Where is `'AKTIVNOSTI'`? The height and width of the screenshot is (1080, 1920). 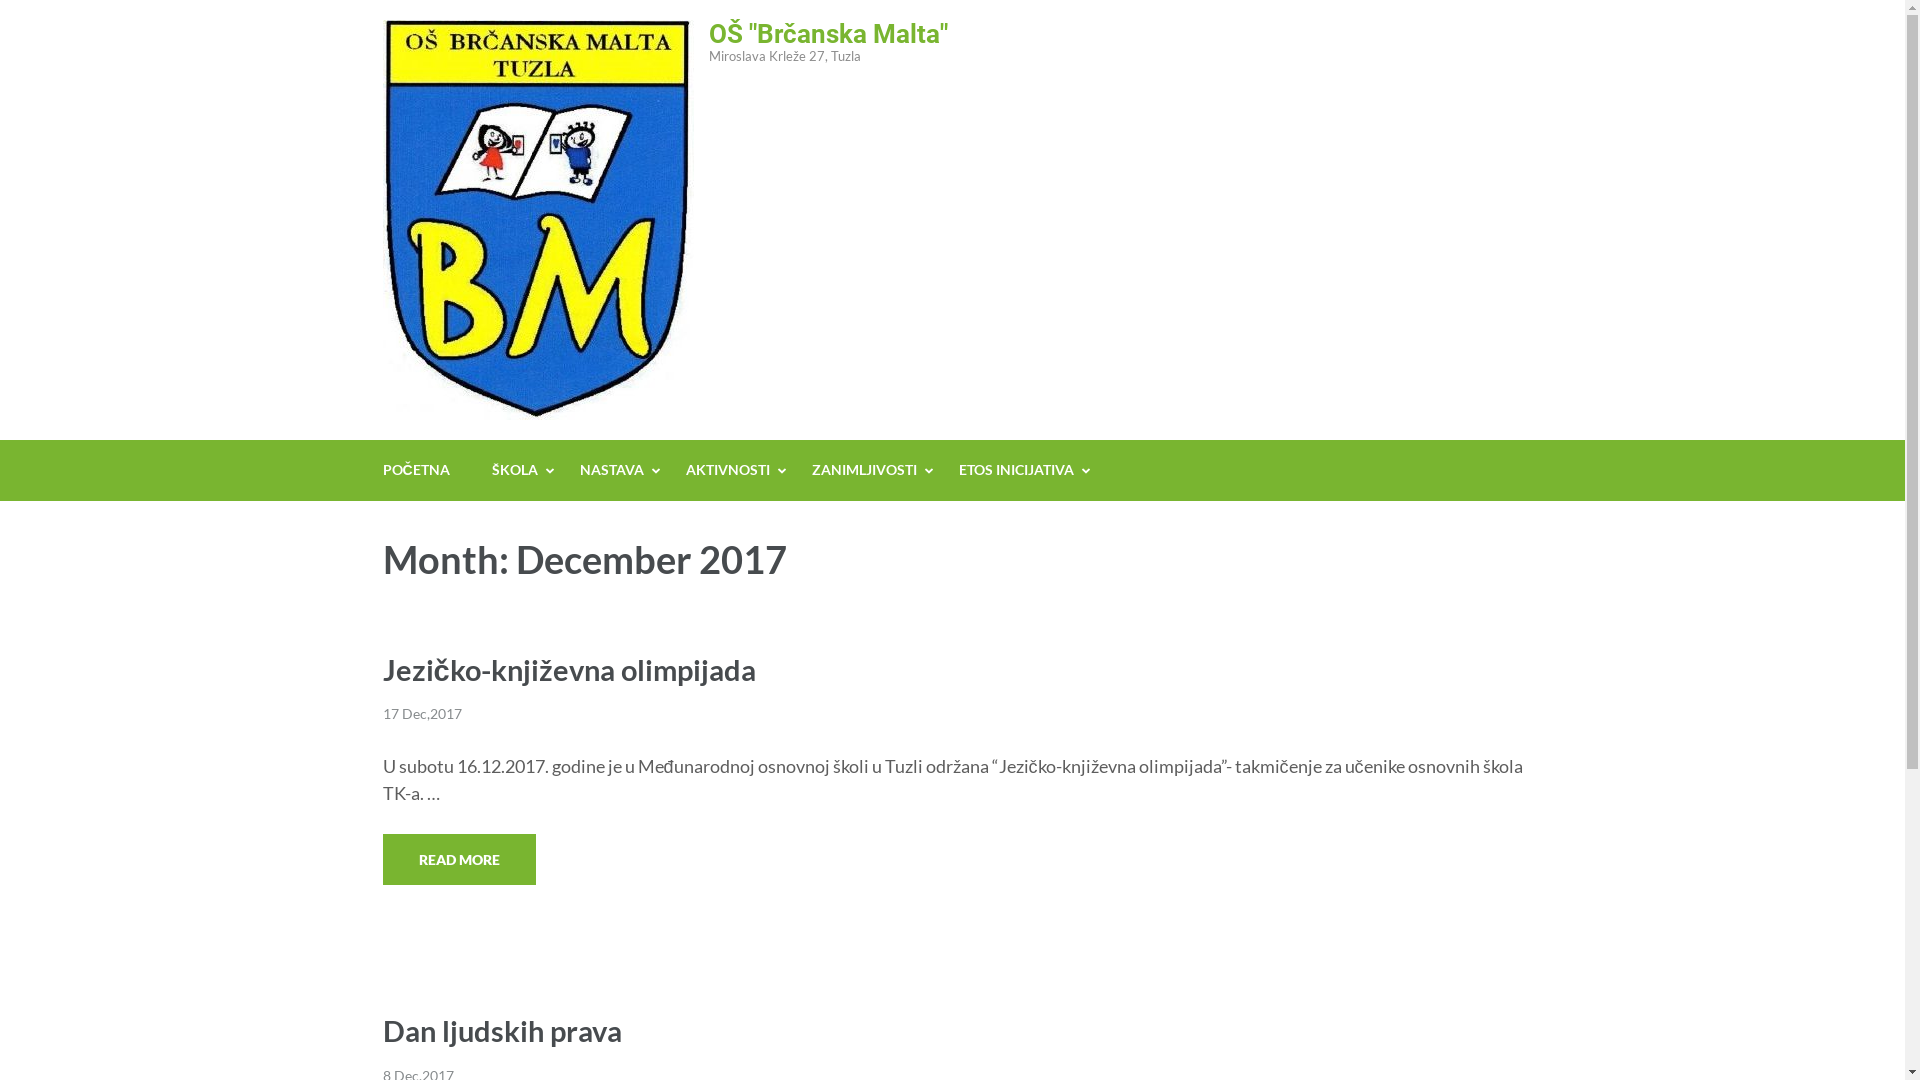
'AKTIVNOSTI' is located at coordinates (727, 470).